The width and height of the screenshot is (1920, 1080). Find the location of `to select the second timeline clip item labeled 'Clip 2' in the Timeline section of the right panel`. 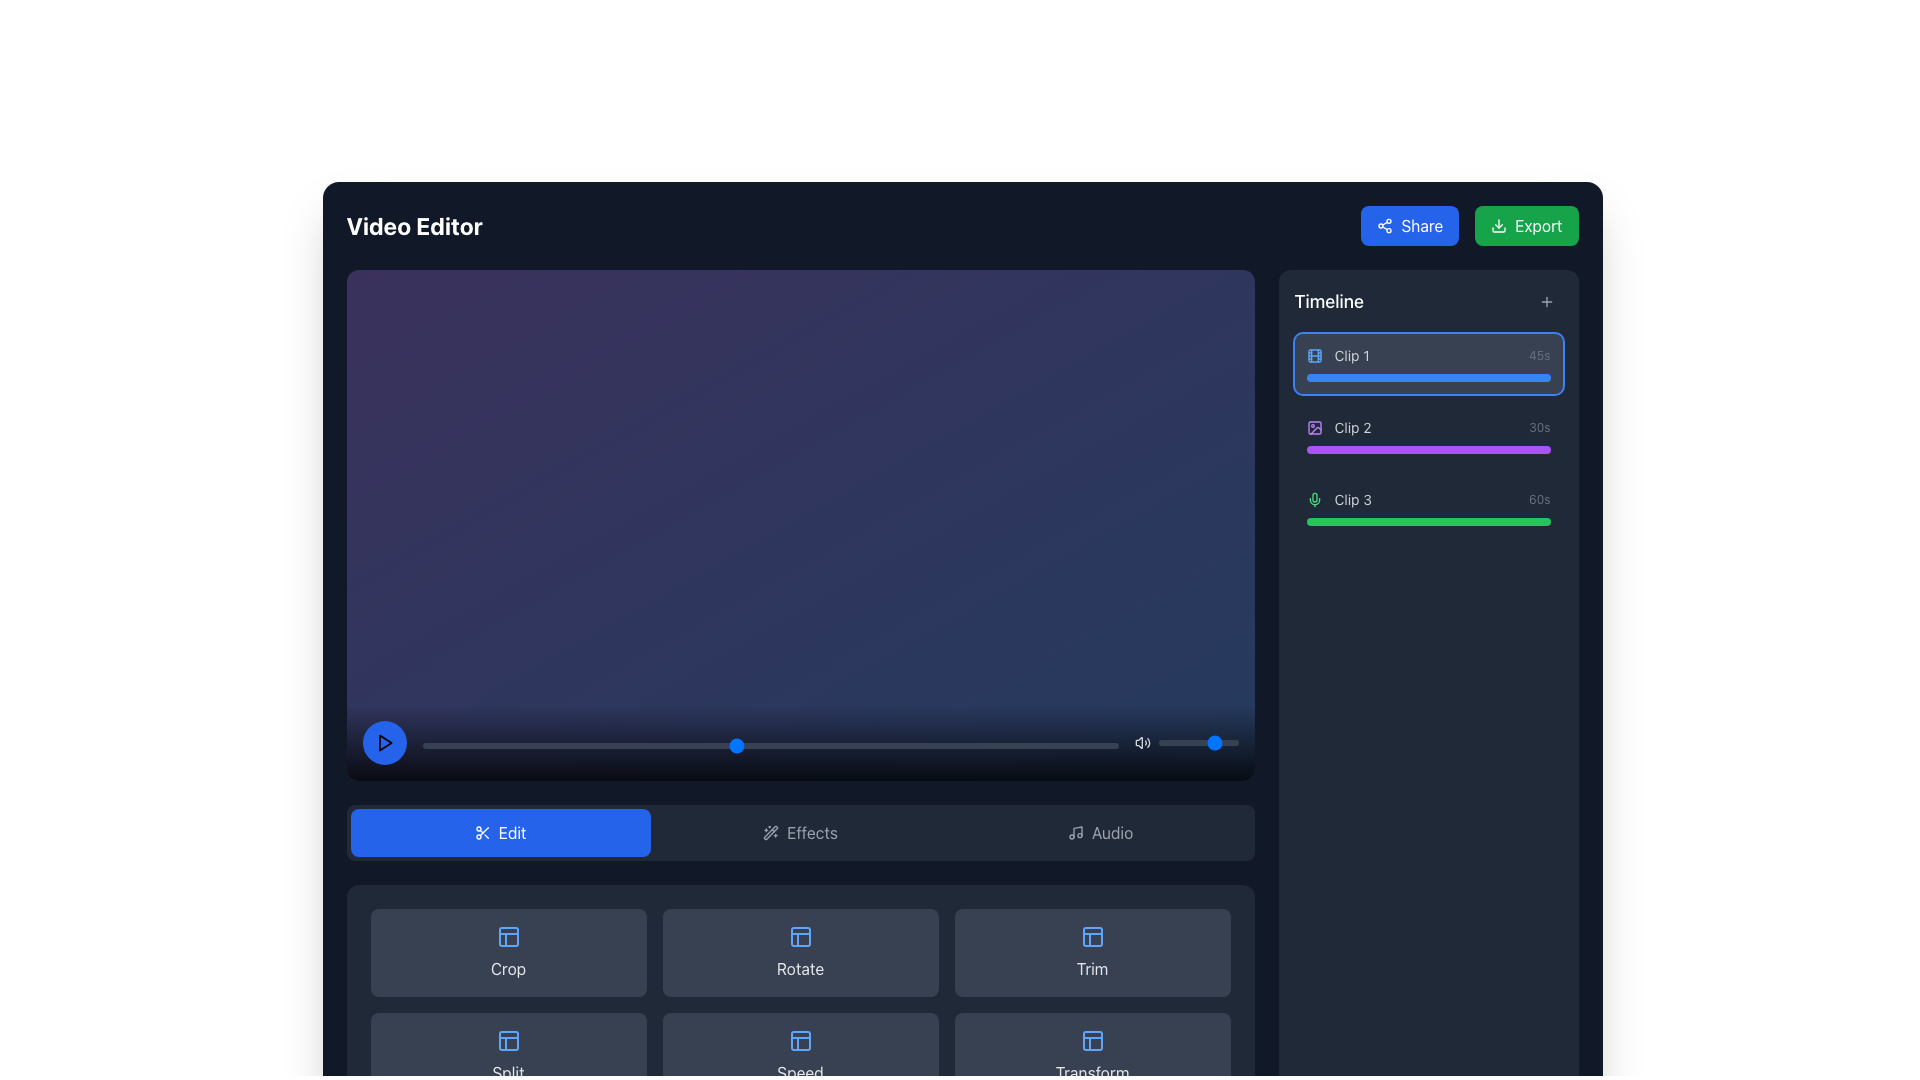

to select the second timeline clip item labeled 'Clip 2' in the Timeline section of the right panel is located at coordinates (1427, 434).